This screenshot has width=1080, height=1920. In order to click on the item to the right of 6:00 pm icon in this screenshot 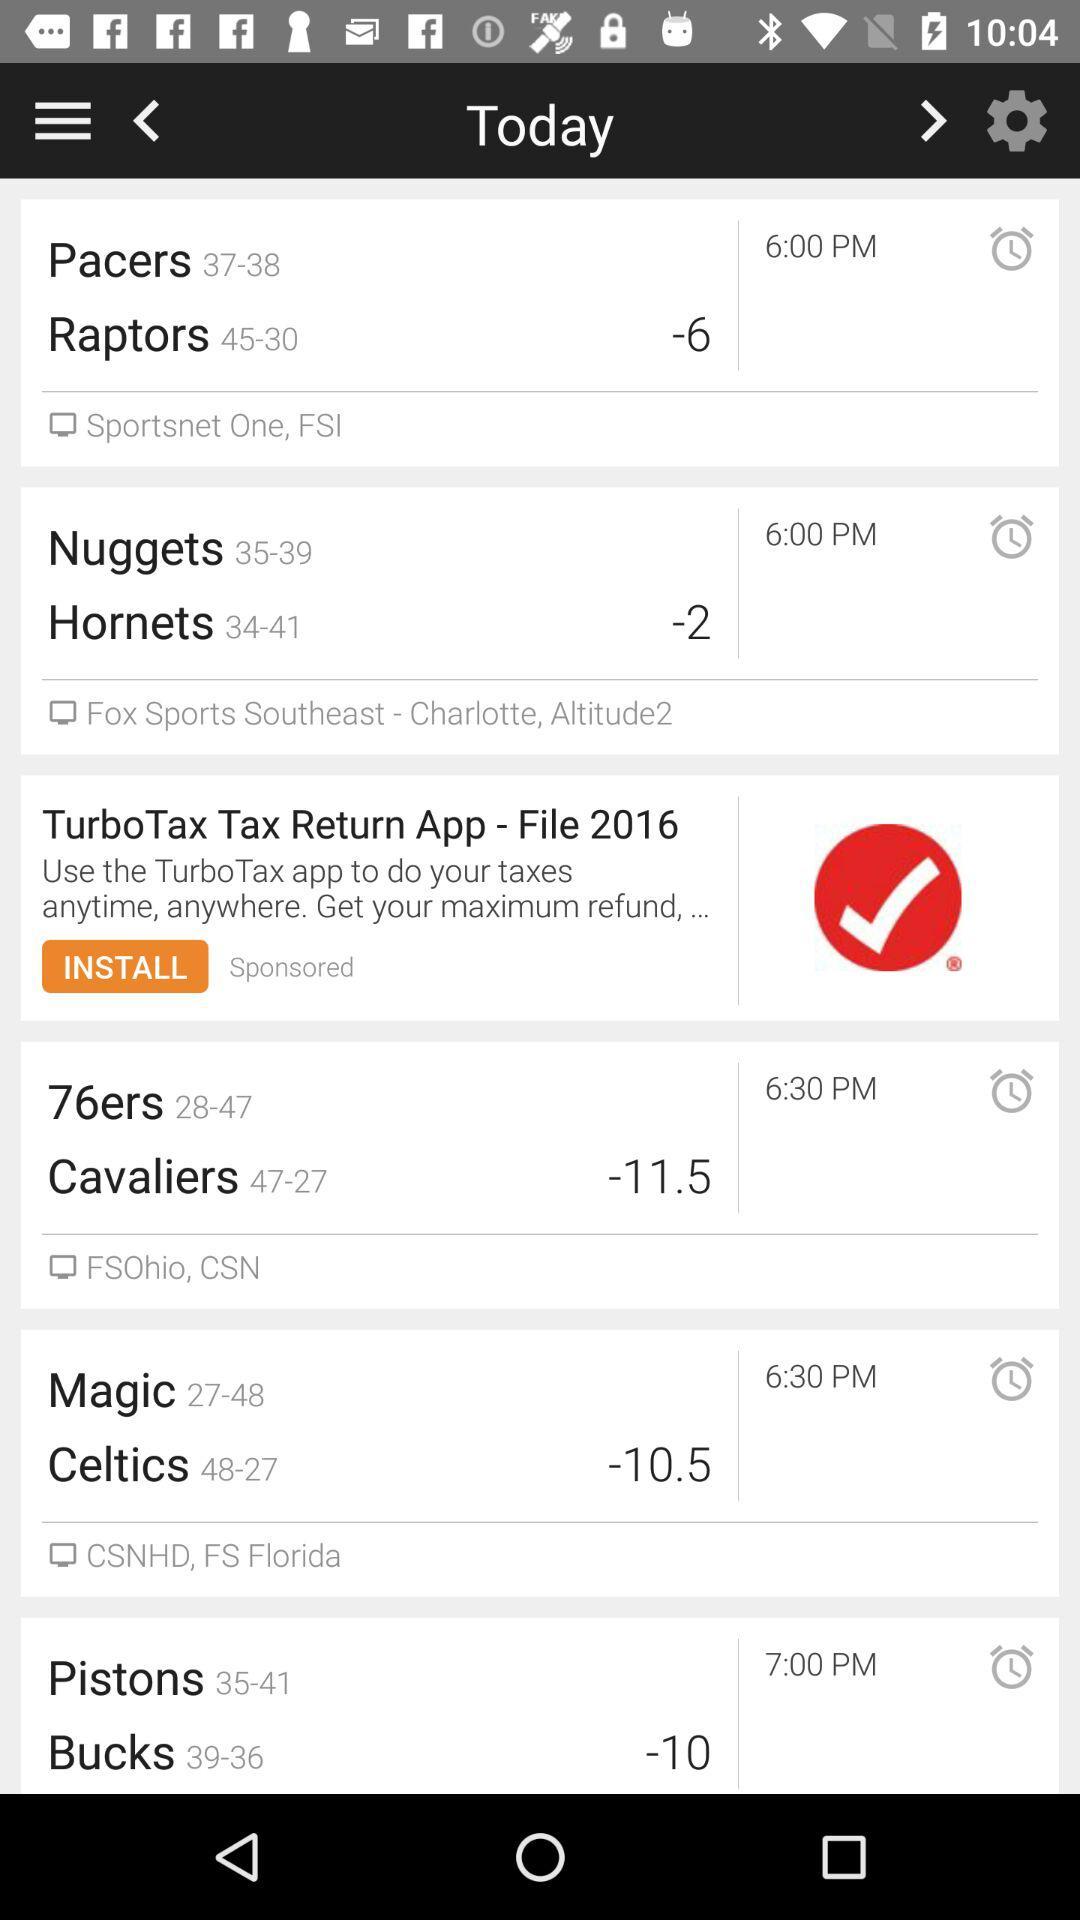, I will do `click(984, 561)`.